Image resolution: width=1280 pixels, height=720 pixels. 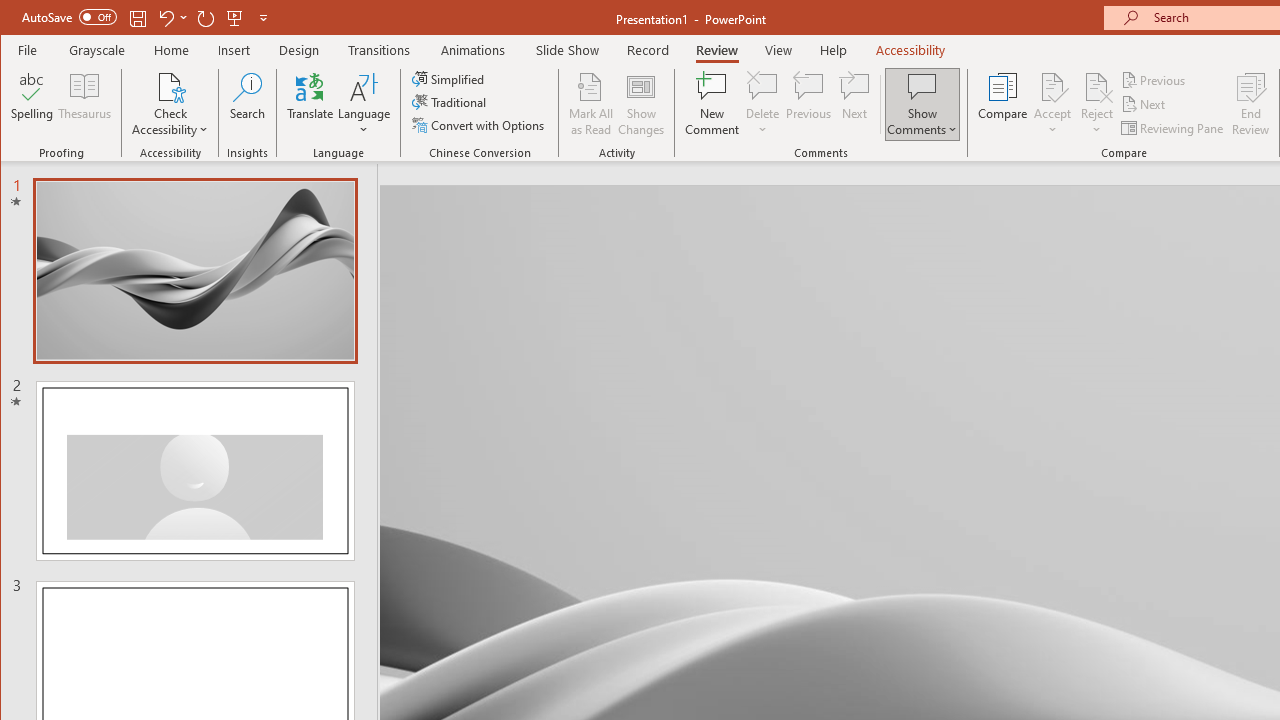 What do you see at coordinates (449, 78) in the screenshot?
I see `'Simplified'` at bounding box center [449, 78].